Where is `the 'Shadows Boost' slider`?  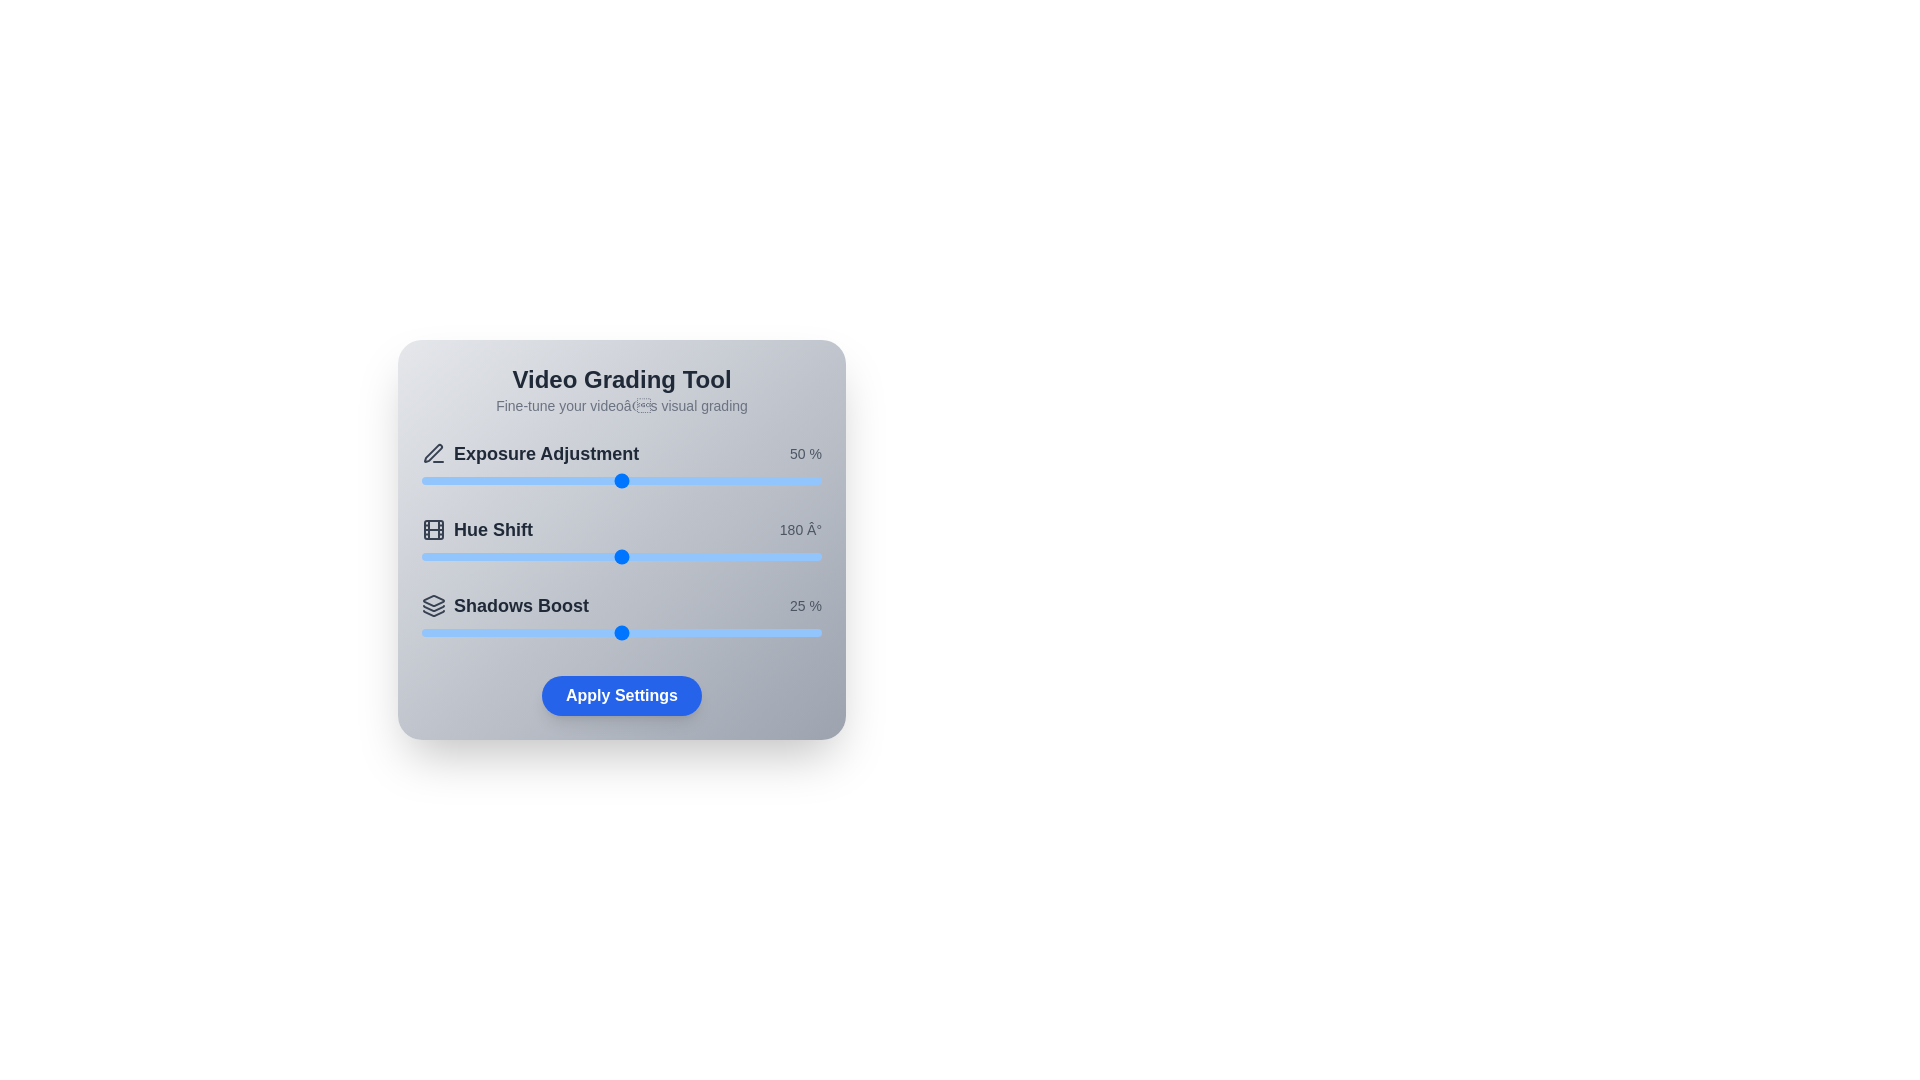 the 'Shadows Boost' slider is located at coordinates (542, 632).